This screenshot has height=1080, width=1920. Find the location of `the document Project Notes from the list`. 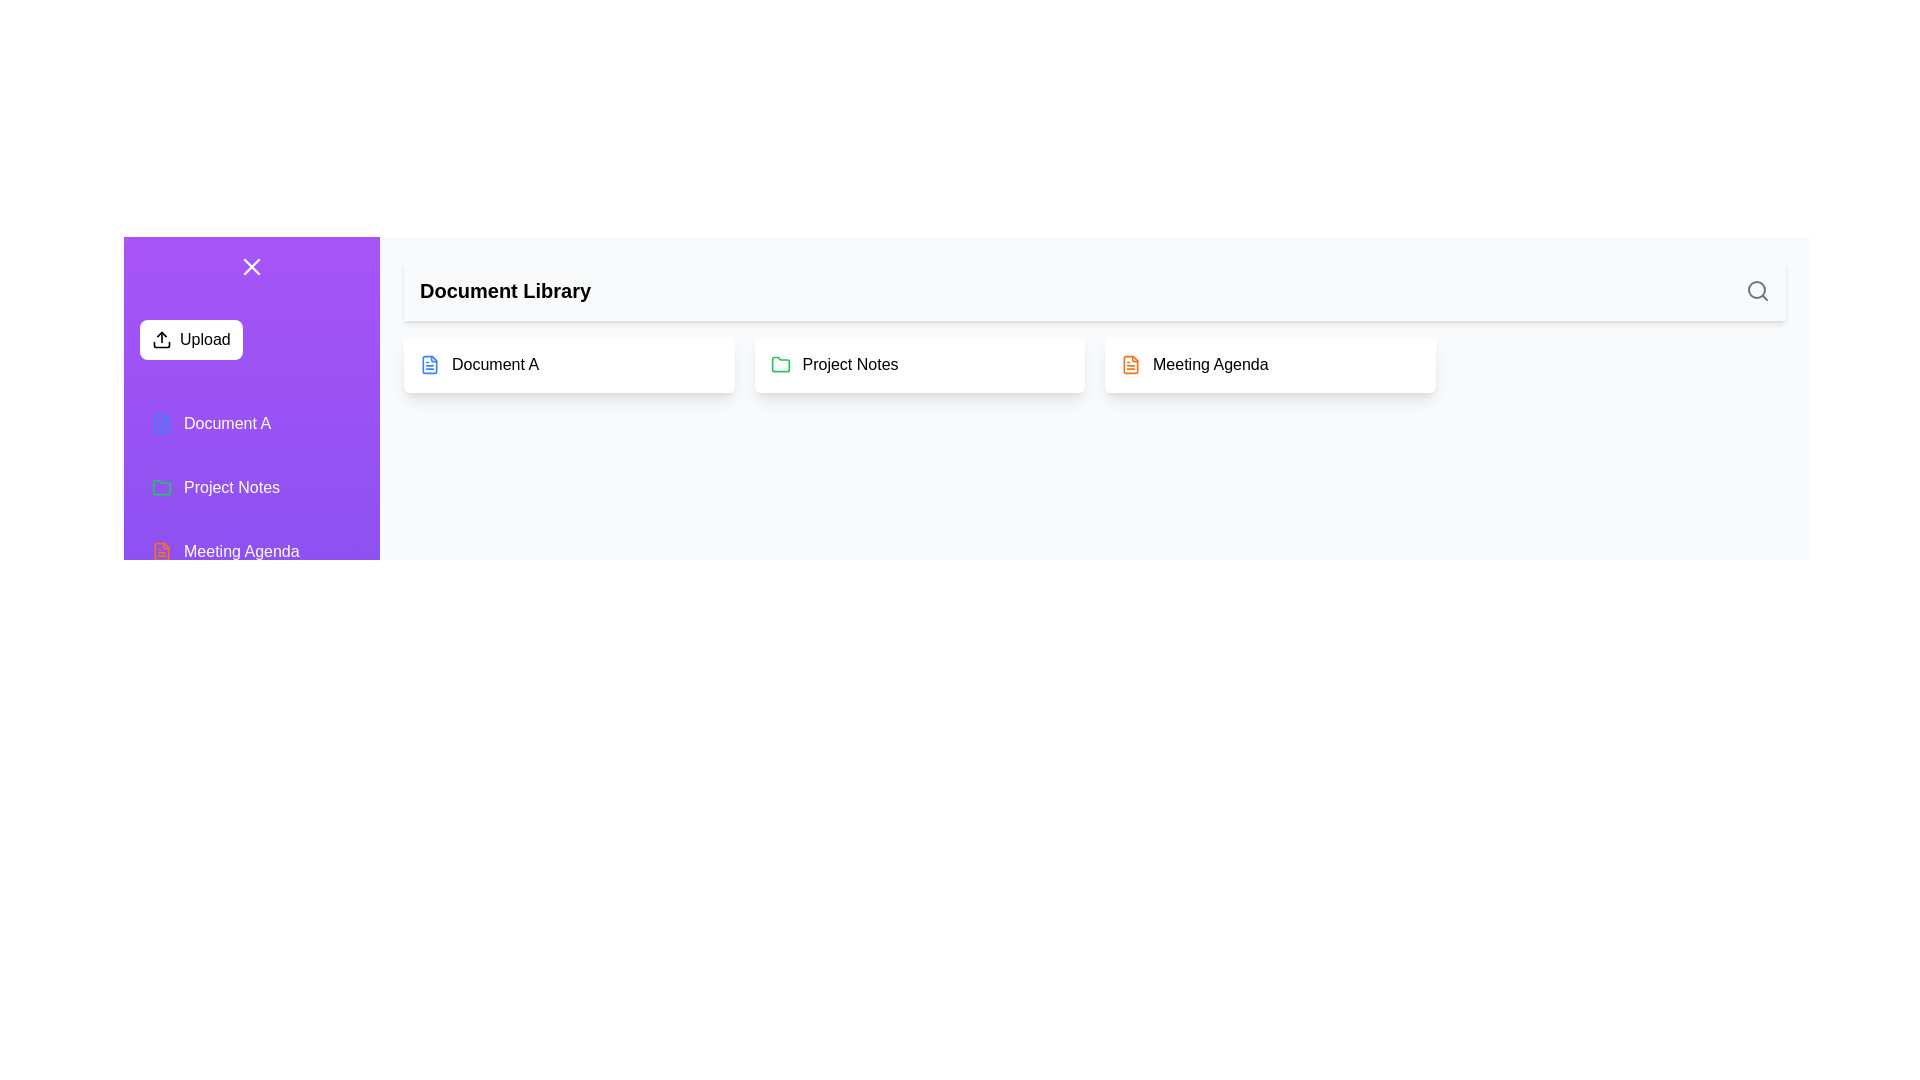

the document Project Notes from the list is located at coordinates (918, 365).